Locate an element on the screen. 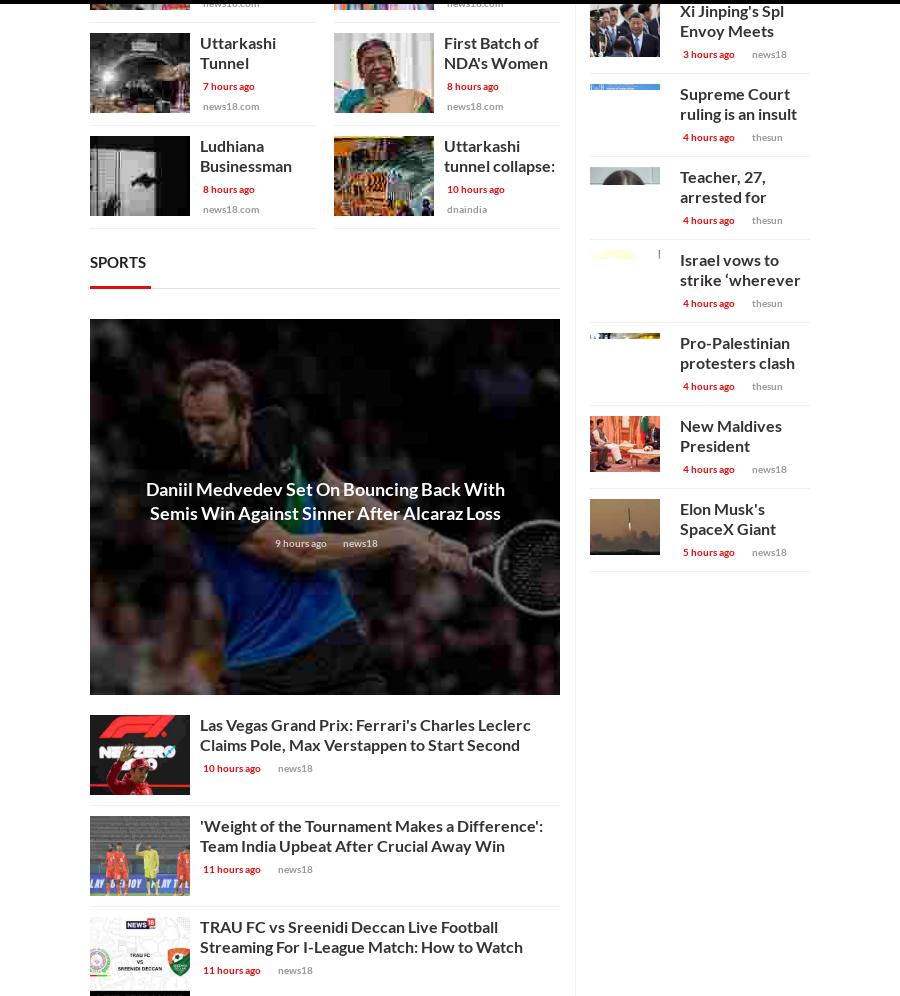 This screenshot has height=996, width=900. '3 hours ago' is located at coordinates (682, 52).